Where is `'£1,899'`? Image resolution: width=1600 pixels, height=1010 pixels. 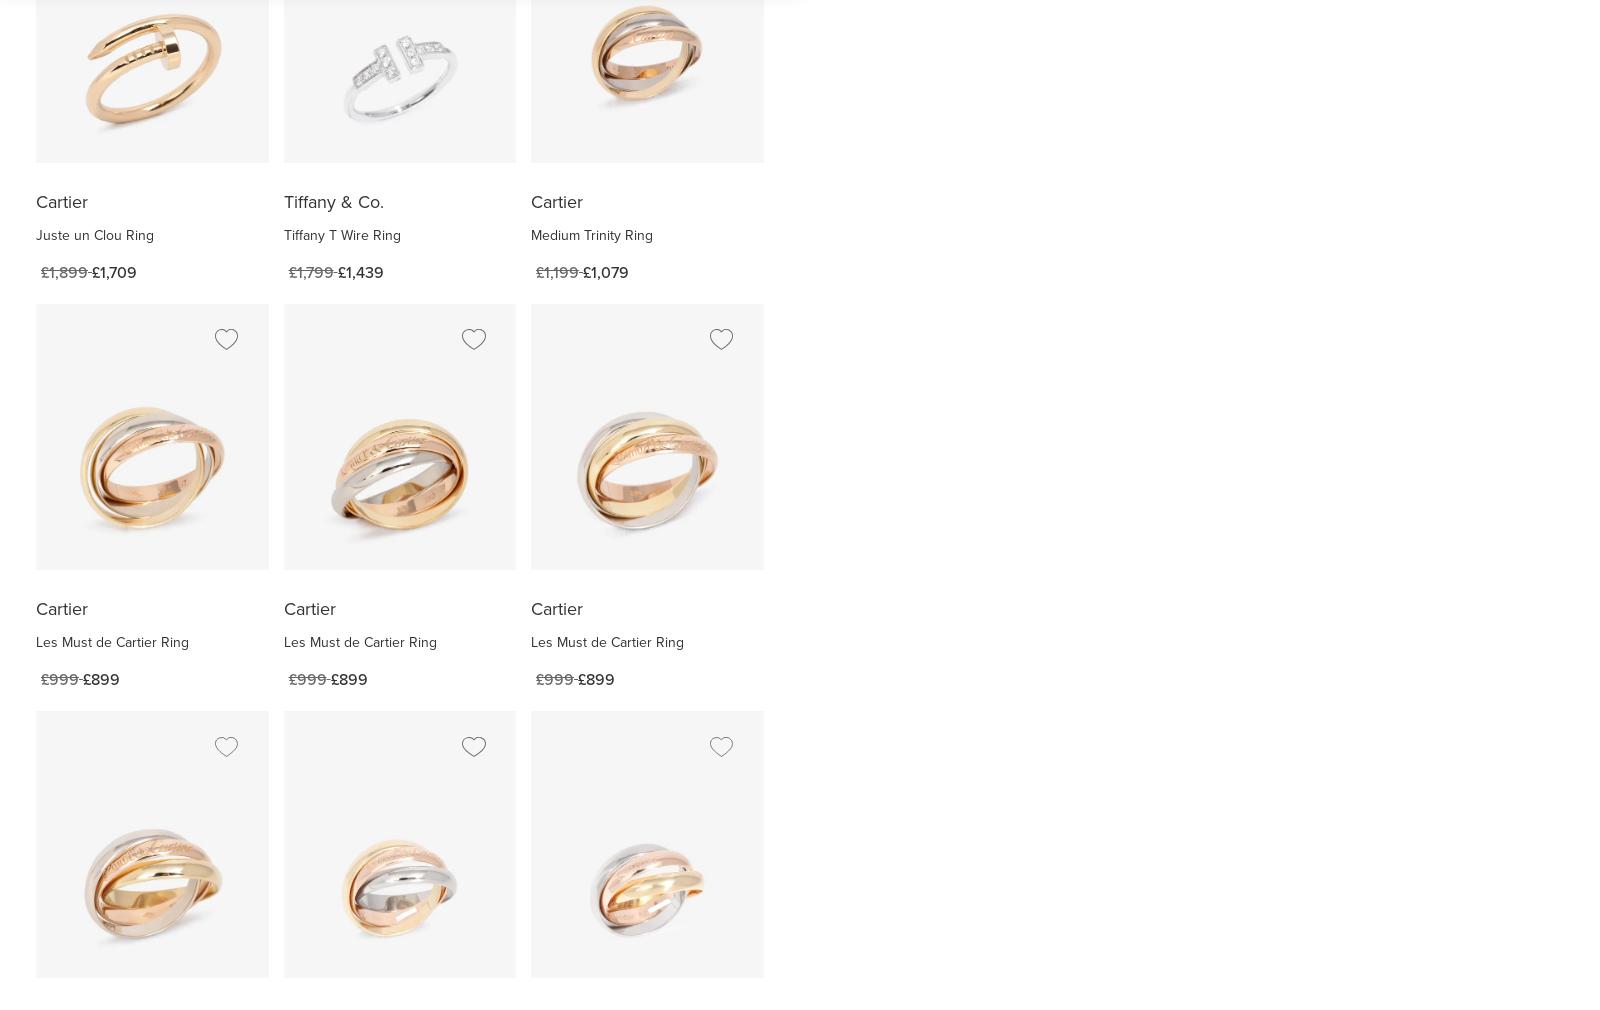
'£1,899' is located at coordinates (63, 271).